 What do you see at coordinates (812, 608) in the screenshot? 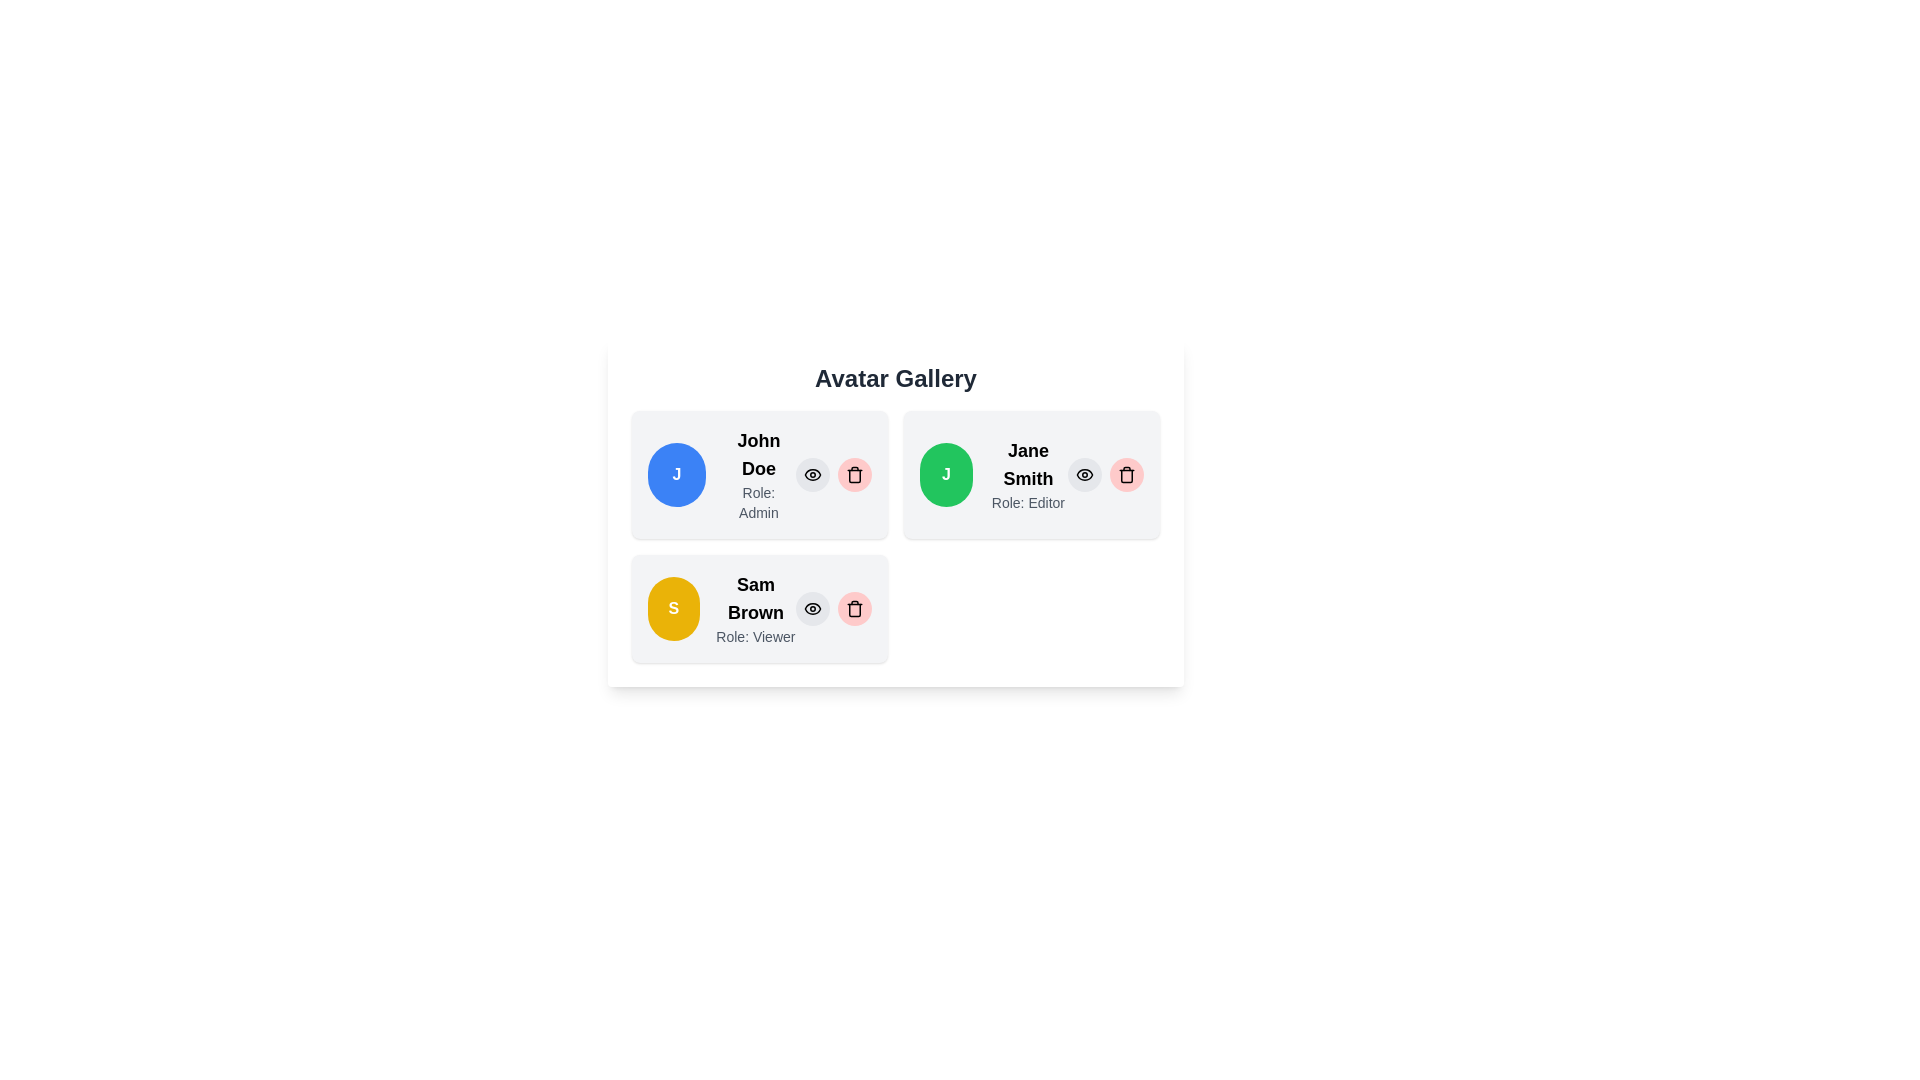
I see `the view icon SVG component representing the ability to make something visible, located in the Avatar Gallery for 'Sam Brown', adjacent to the user roles text and to the left of the red trash icon` at bounding box center [812, 608].